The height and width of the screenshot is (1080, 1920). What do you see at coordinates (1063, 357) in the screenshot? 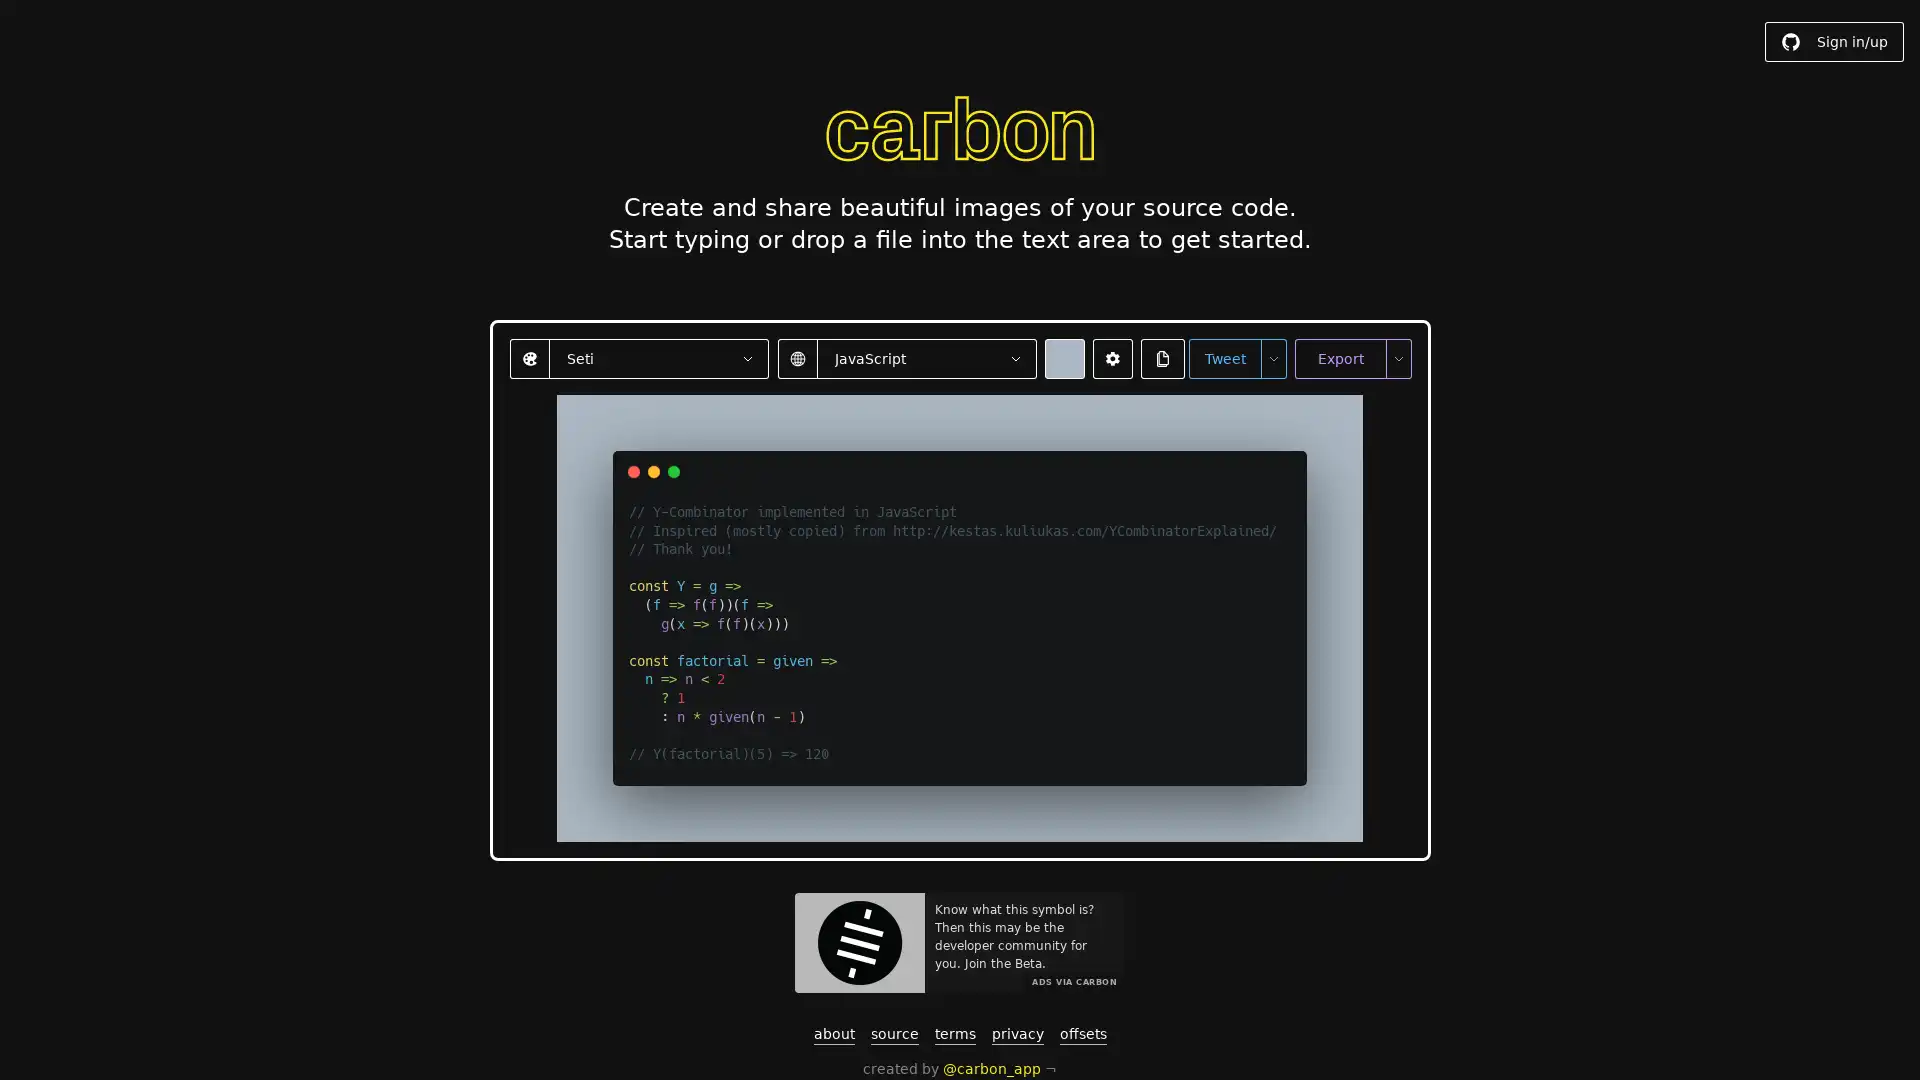
I see `Background Menu` at bounding box center [1063, 357].